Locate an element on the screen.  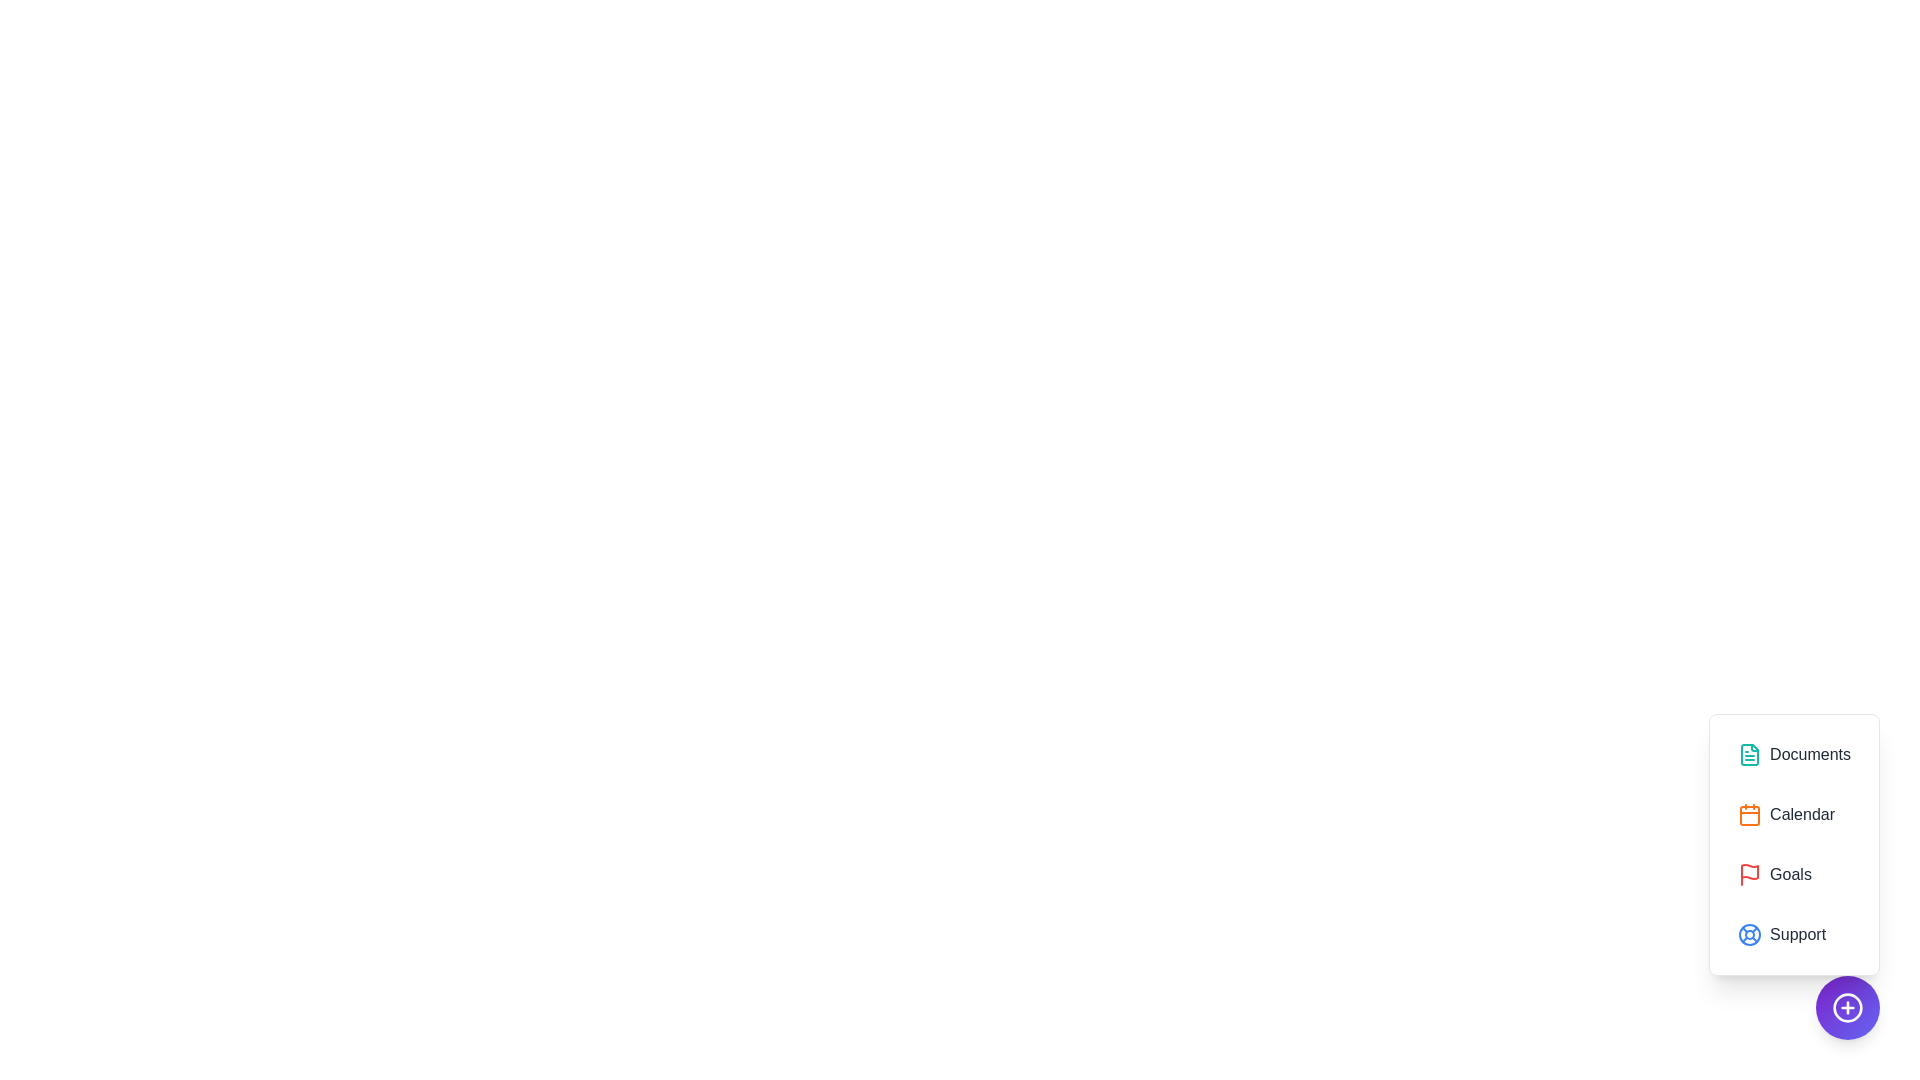
the option Calendar from the menu is located at coordinates (1794, 814).